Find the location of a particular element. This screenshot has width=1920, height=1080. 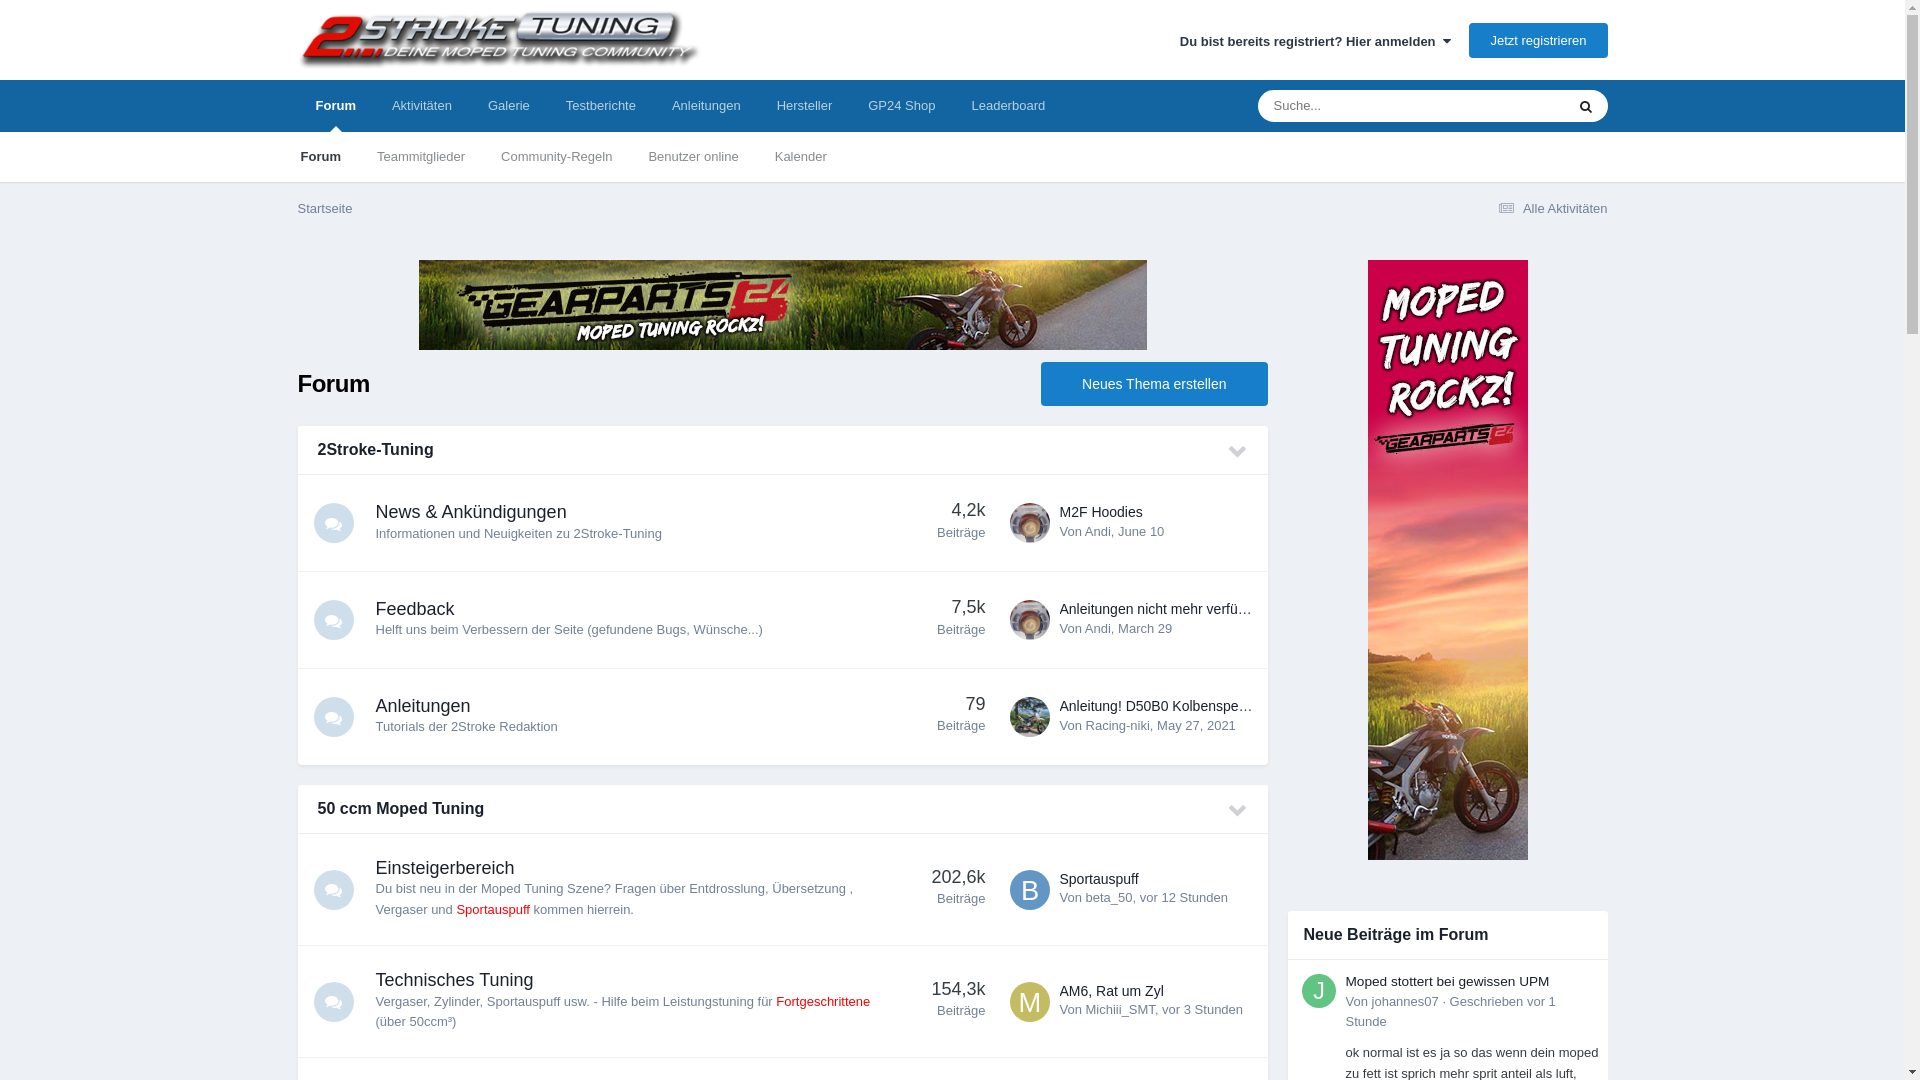

'2Stroke-Tuning' is located at coordinates (375, 448).